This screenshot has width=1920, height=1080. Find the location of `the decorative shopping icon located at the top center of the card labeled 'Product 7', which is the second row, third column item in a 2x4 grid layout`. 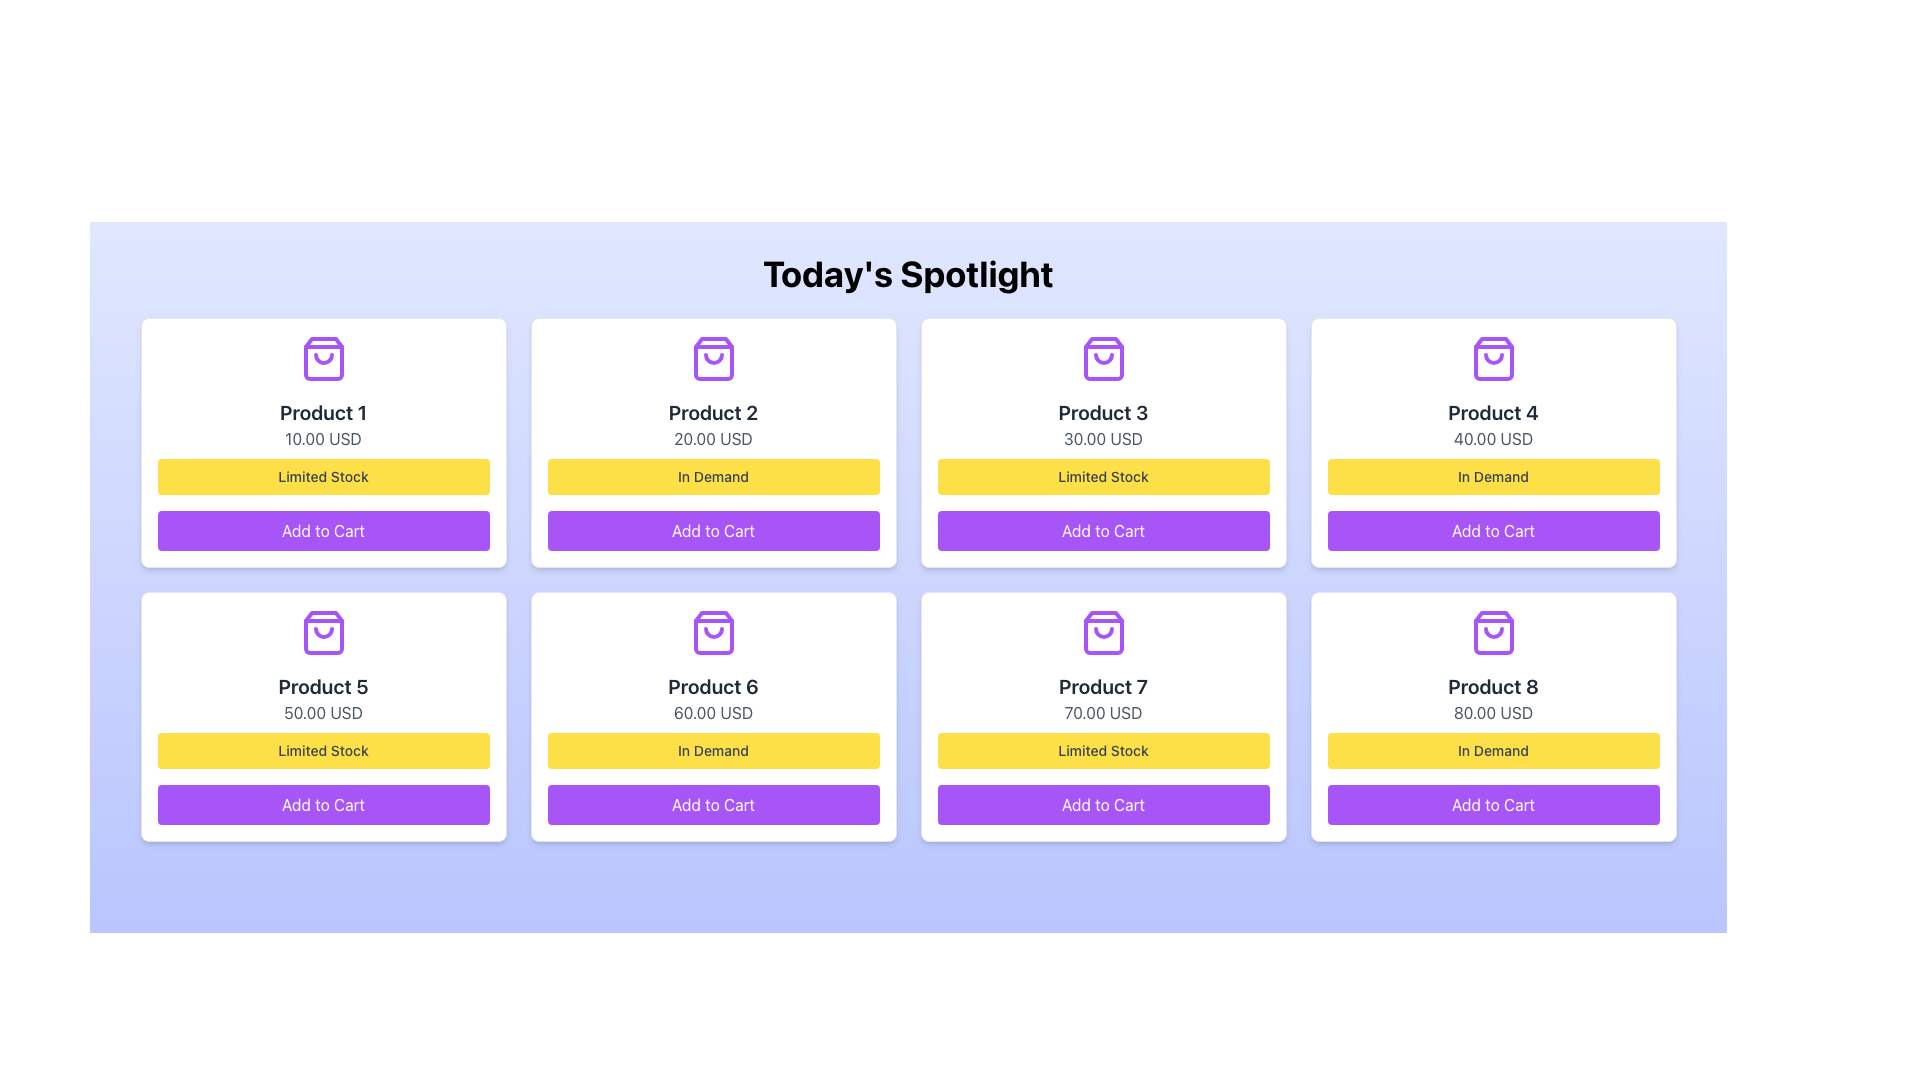

the decorative shopping icon located at the top center of the card labeled 'Product 7', which is the second row, third column item in a 2x4 grid layout is located at coordinates (1102, 632).